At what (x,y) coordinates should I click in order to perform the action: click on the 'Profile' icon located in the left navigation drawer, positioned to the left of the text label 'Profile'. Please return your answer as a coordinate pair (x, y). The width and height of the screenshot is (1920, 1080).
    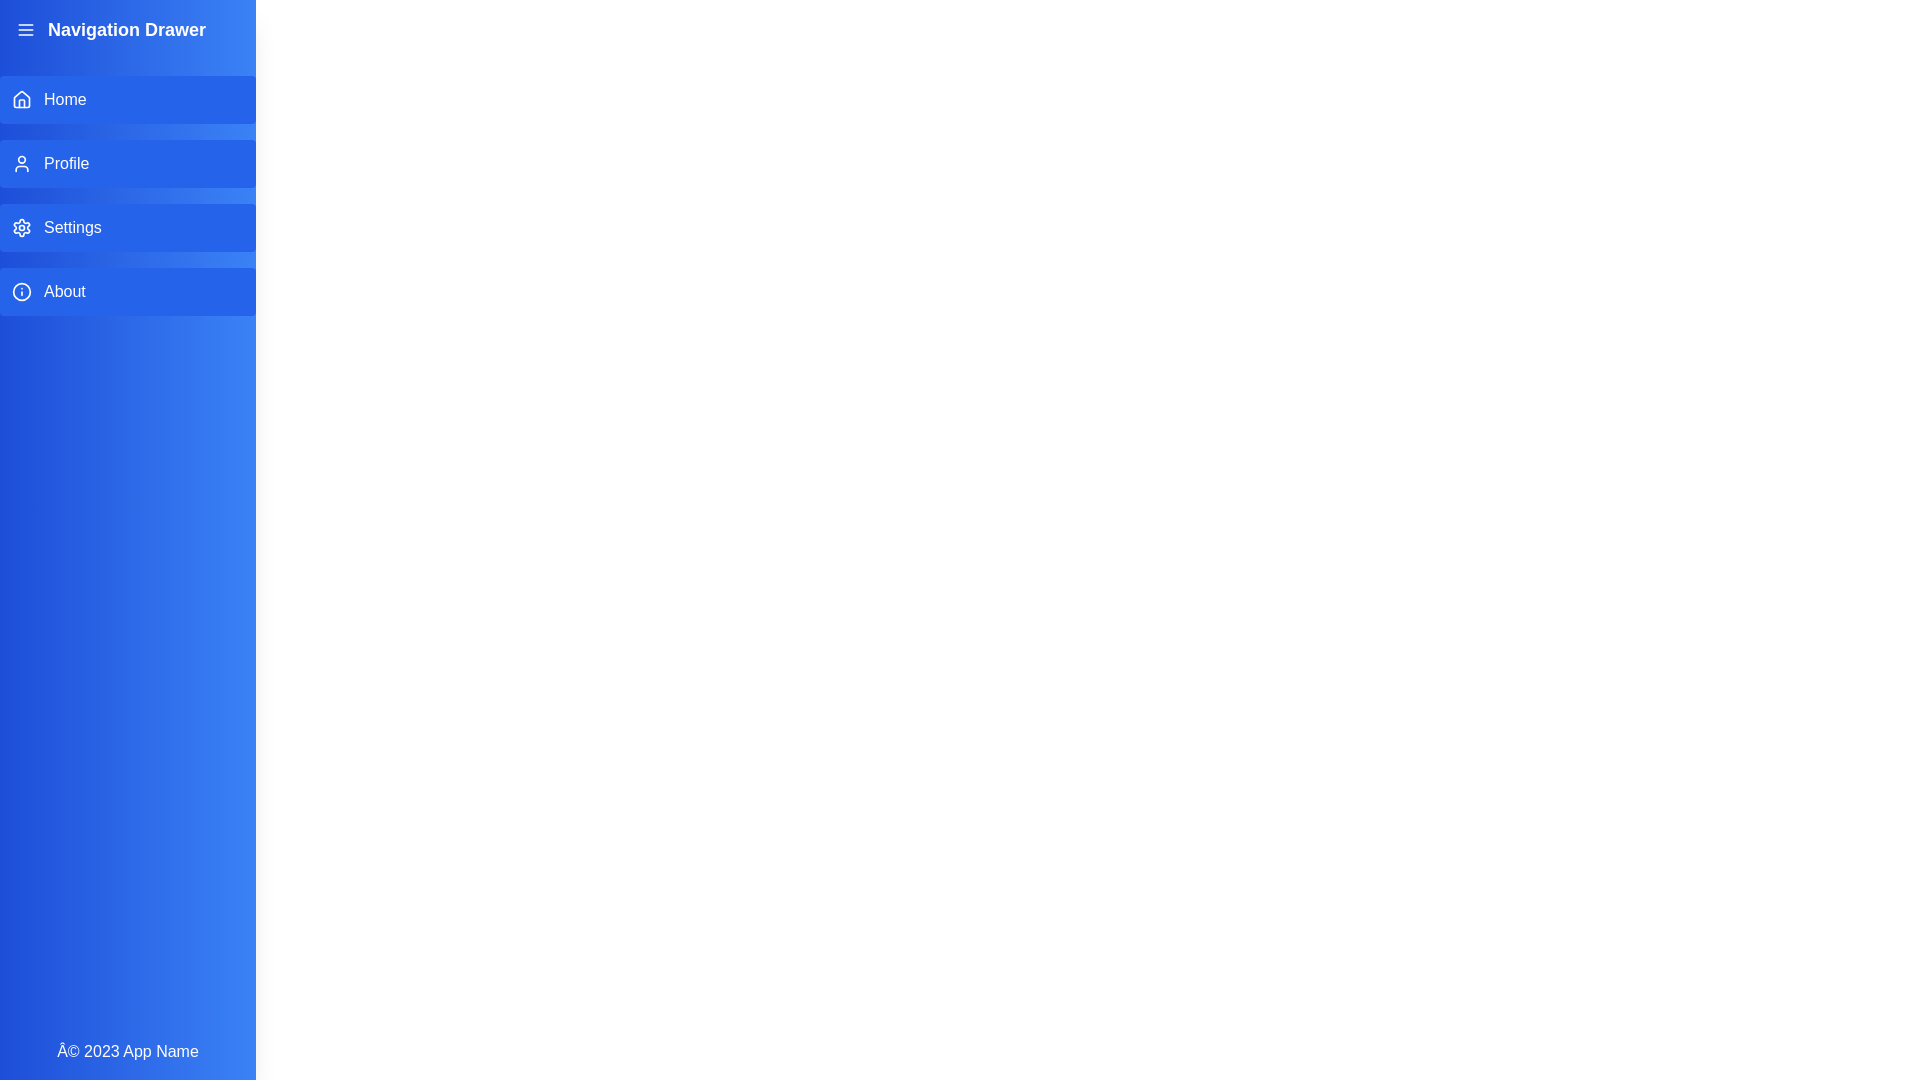
    Looking at the image, I should click on (22, 163).